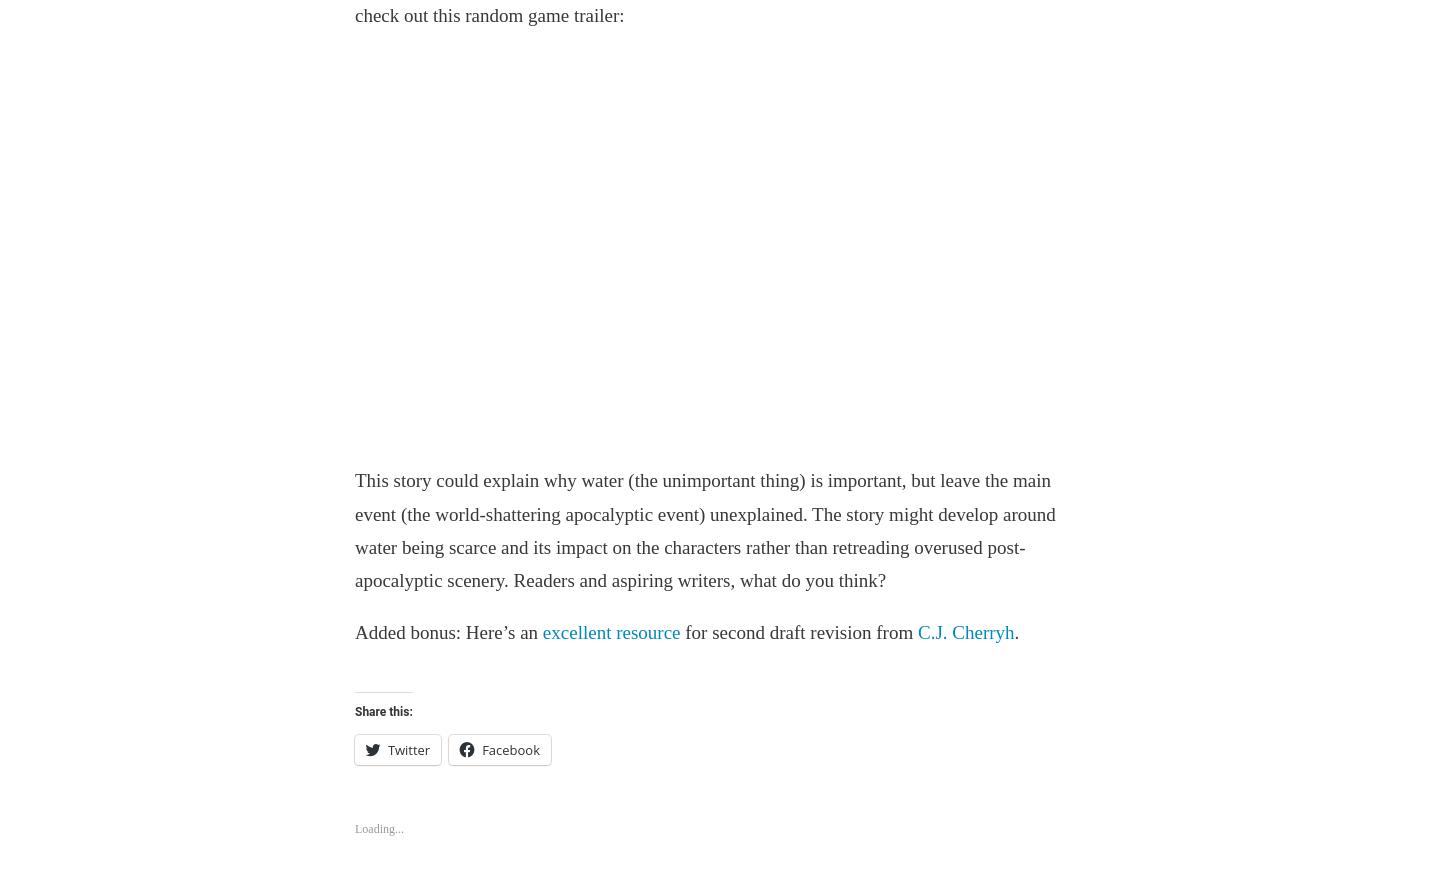 The height and width of the screenshot is (879, 1450). What do you see at coordinates (447, 632) in the screenshot?
I see `'Added bonus: Here’s an'` at bounding box center [447, 632].